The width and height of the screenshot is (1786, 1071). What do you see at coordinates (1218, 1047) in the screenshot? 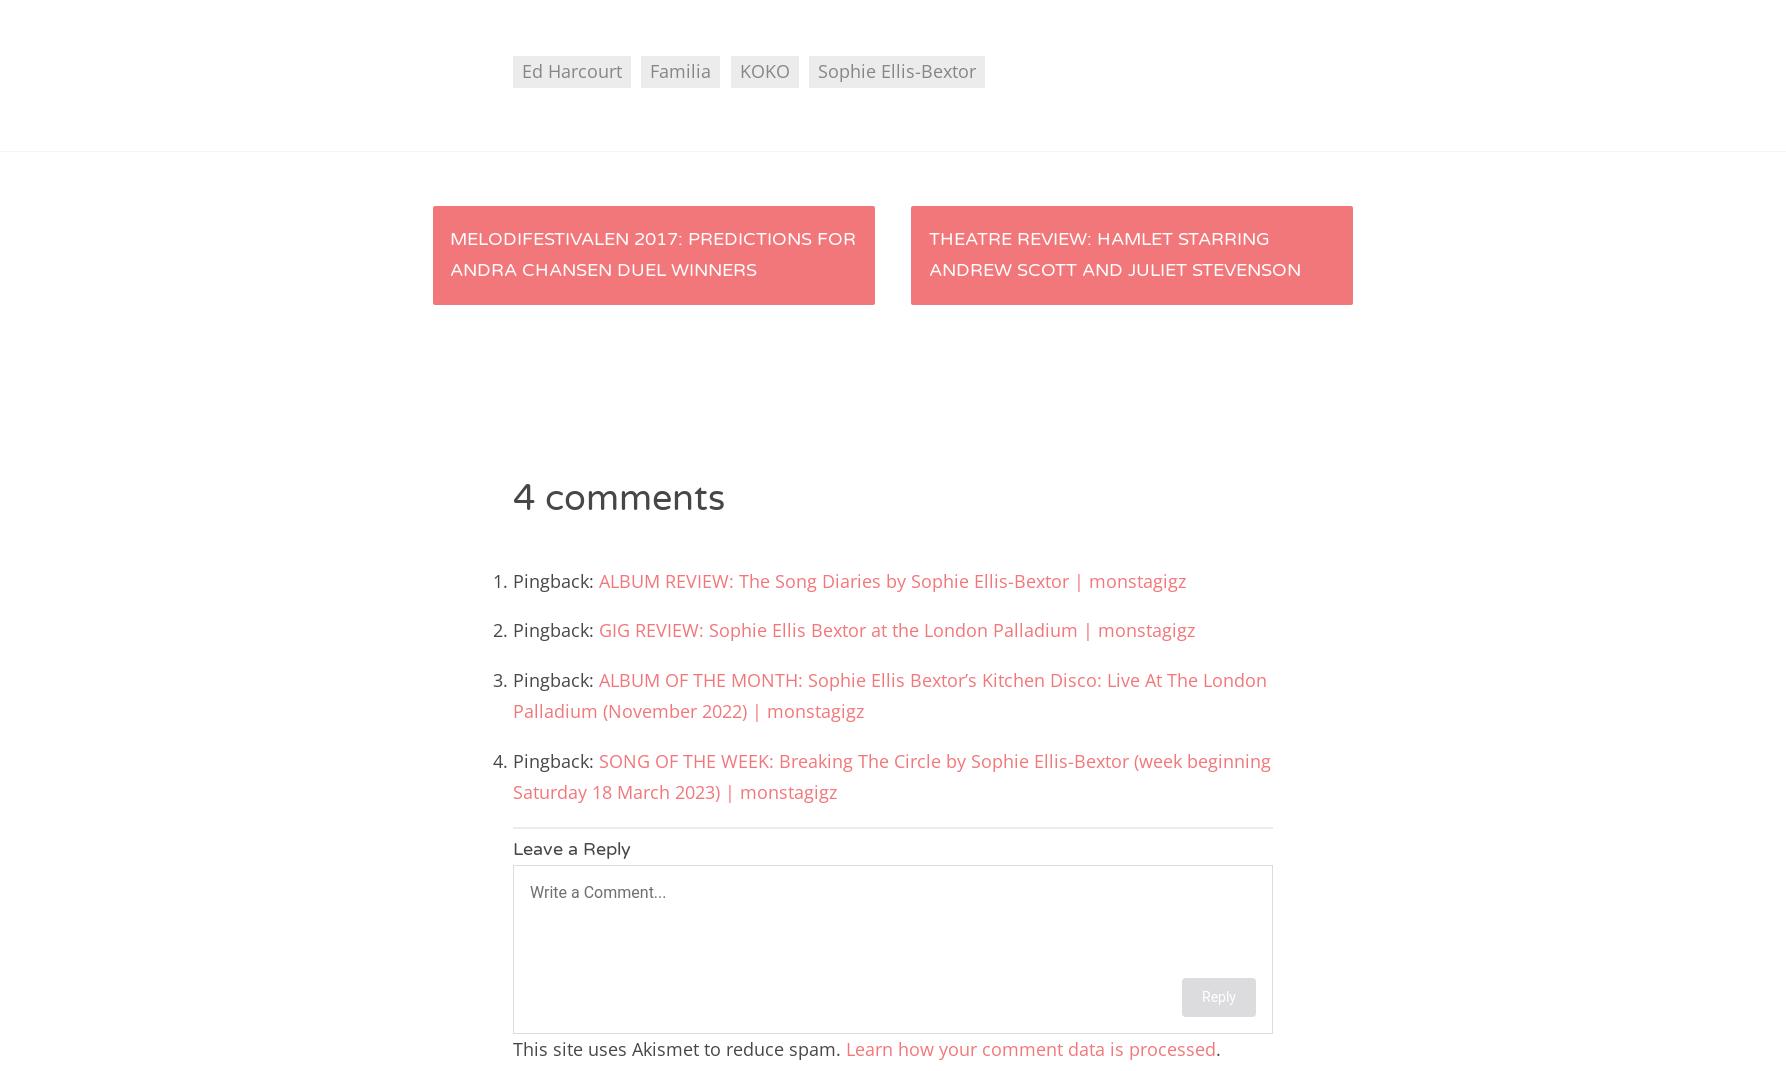
I see `'.'` at bounding box center [1218, 1047].